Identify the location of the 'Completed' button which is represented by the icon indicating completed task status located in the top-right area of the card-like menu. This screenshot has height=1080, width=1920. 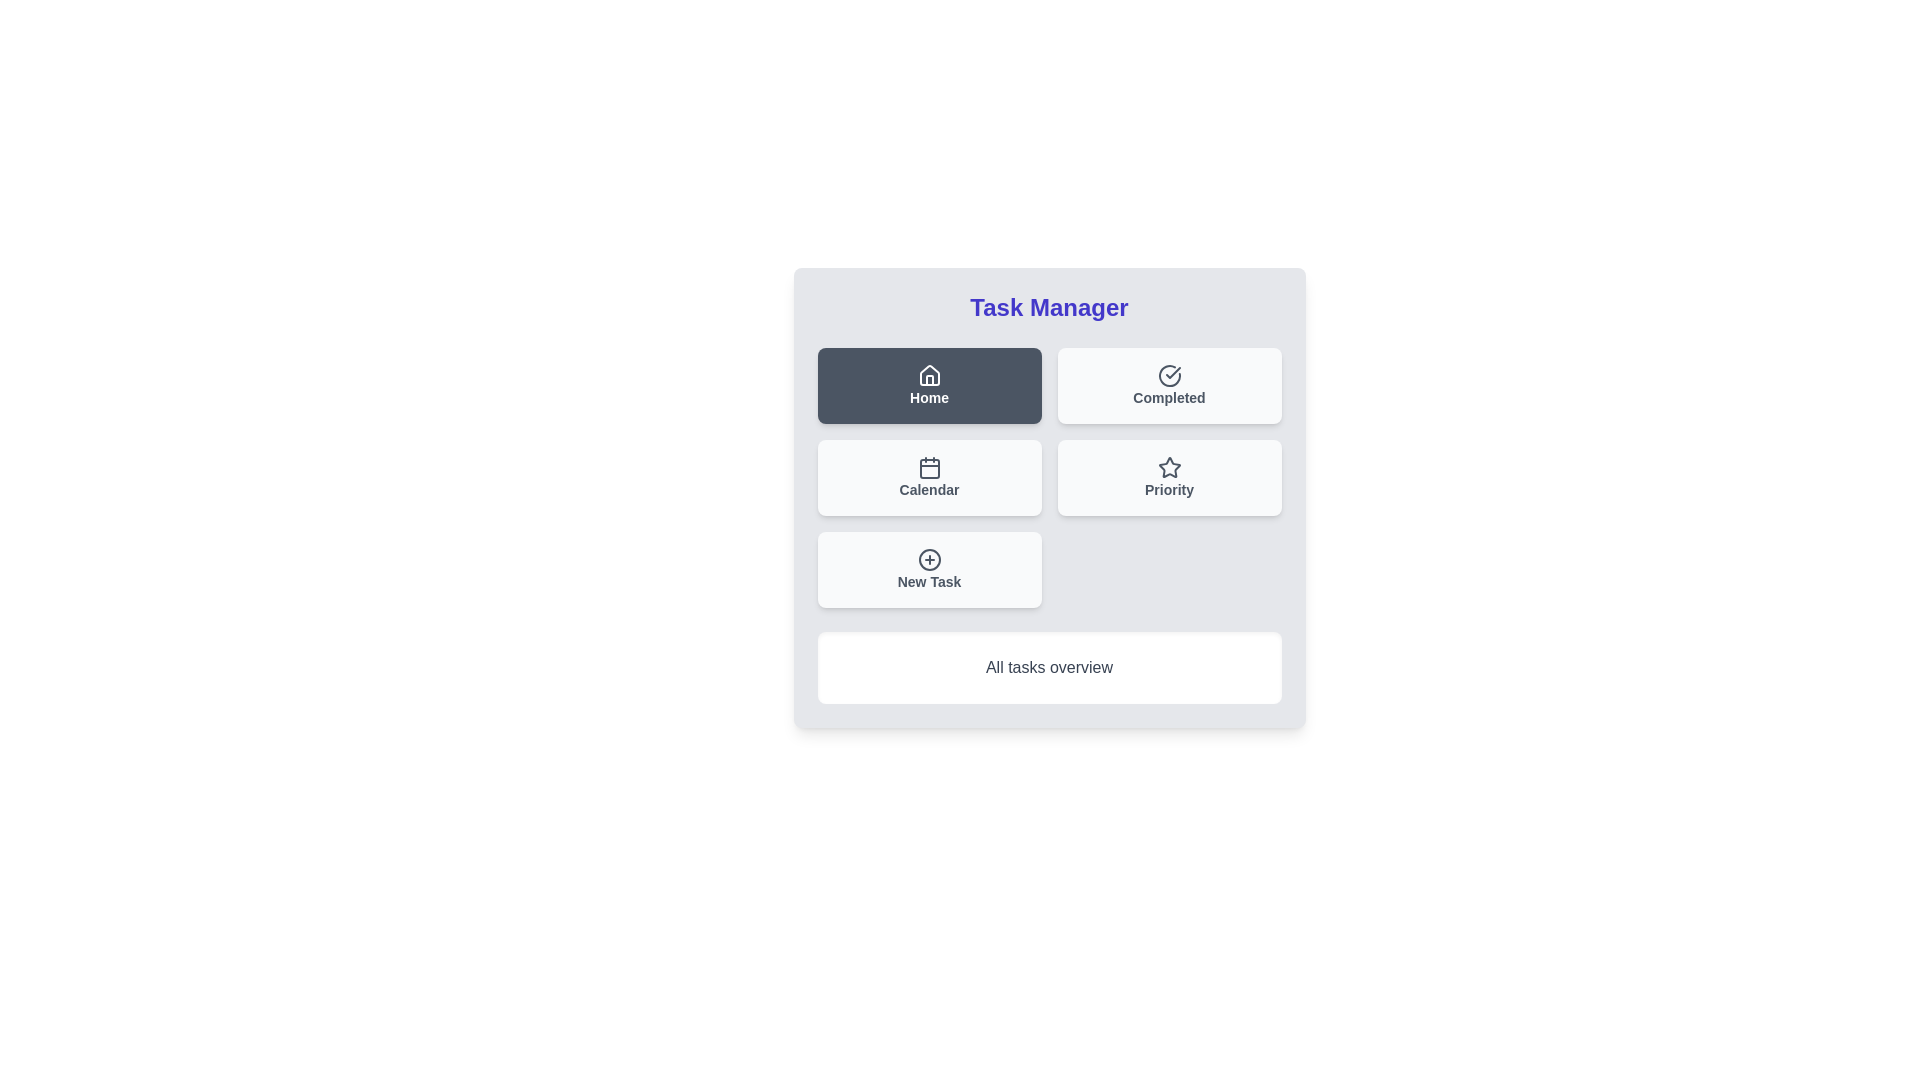
(1169, 375).